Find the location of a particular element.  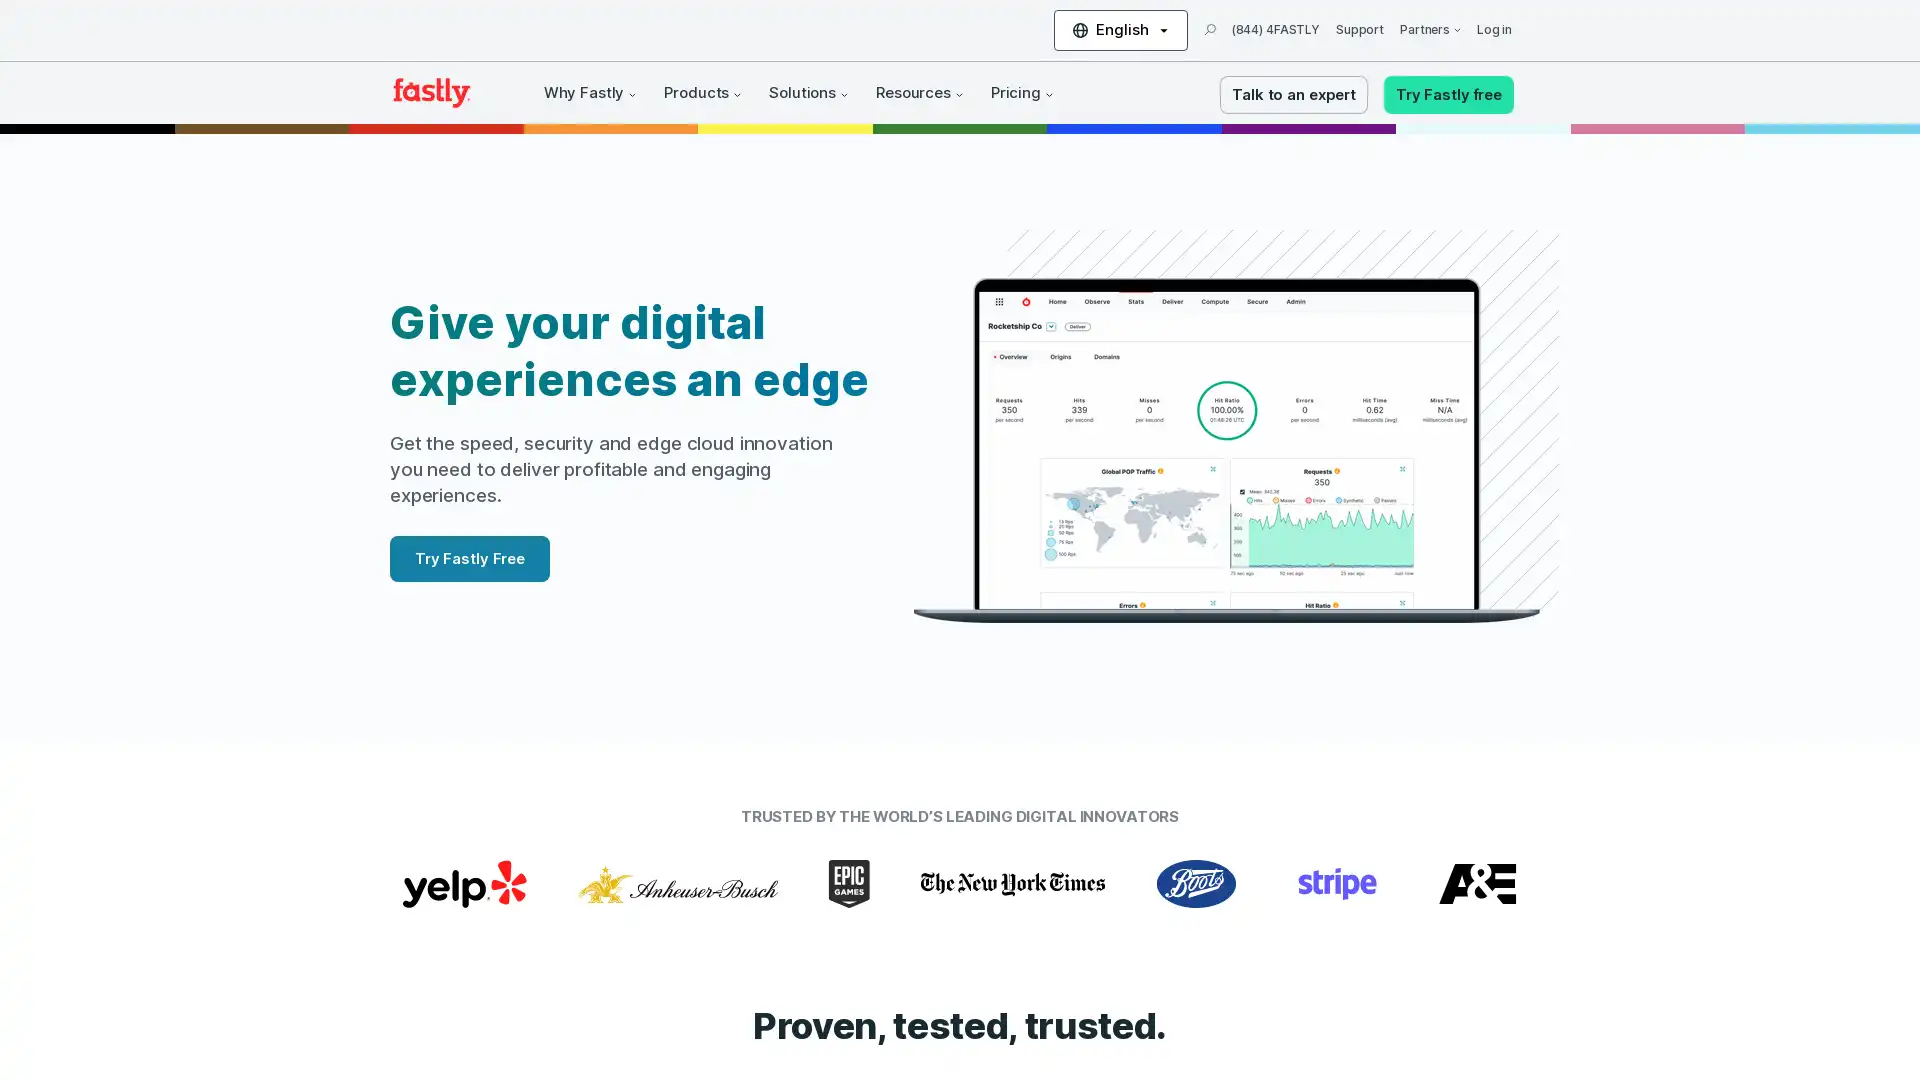

Cookies Settings is located at coordinates (203, 1004).